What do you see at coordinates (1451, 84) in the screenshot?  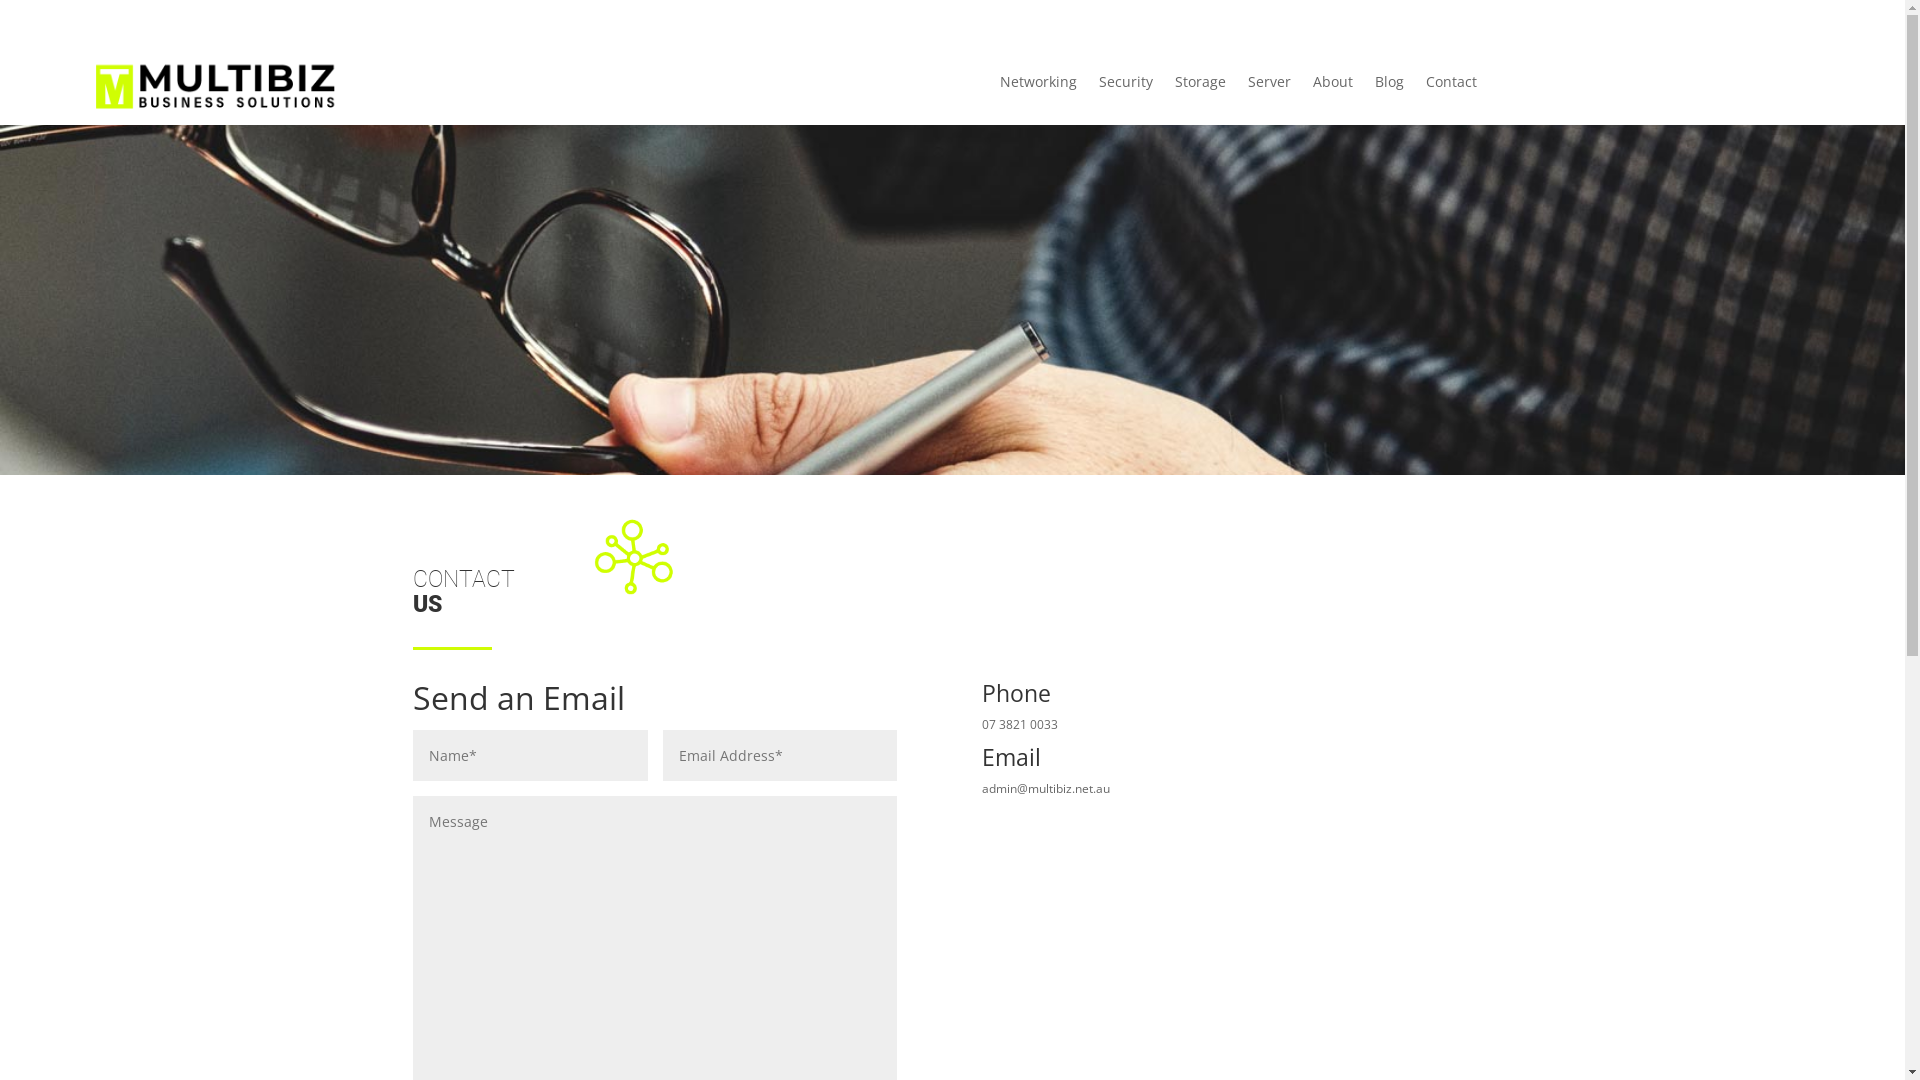 I see `'Contact'` at bounding box center [1451, 84].